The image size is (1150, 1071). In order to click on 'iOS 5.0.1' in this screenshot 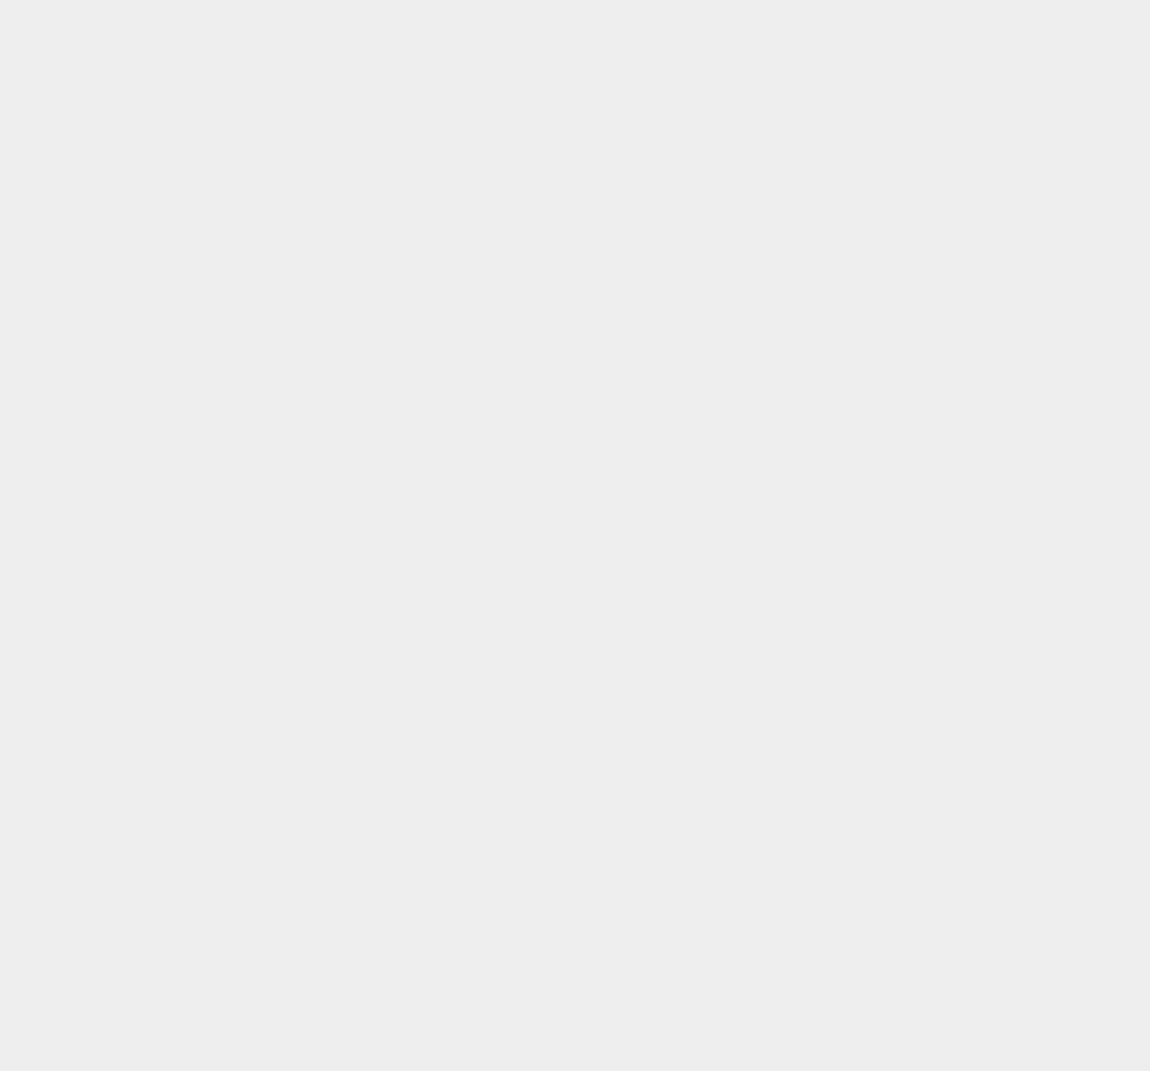, I will do `click(839, 231)`.